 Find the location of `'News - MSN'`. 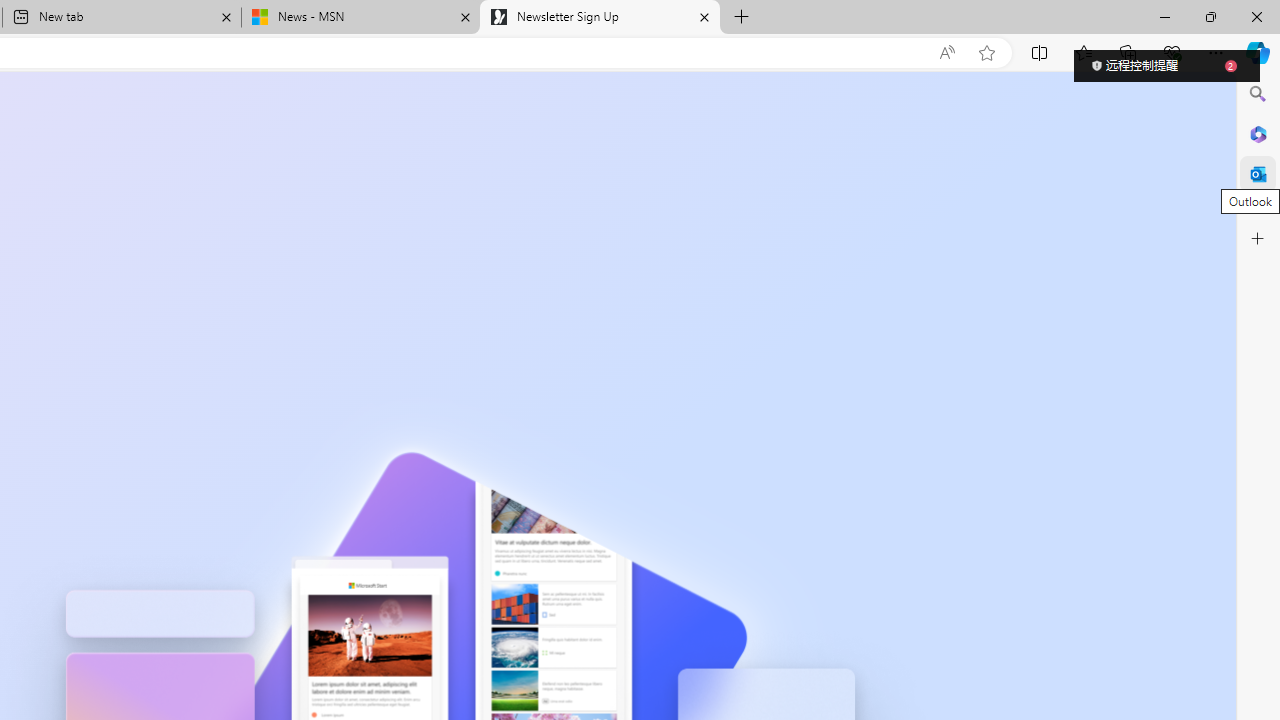

'News - MSN' is located at coordinates (360, 17).